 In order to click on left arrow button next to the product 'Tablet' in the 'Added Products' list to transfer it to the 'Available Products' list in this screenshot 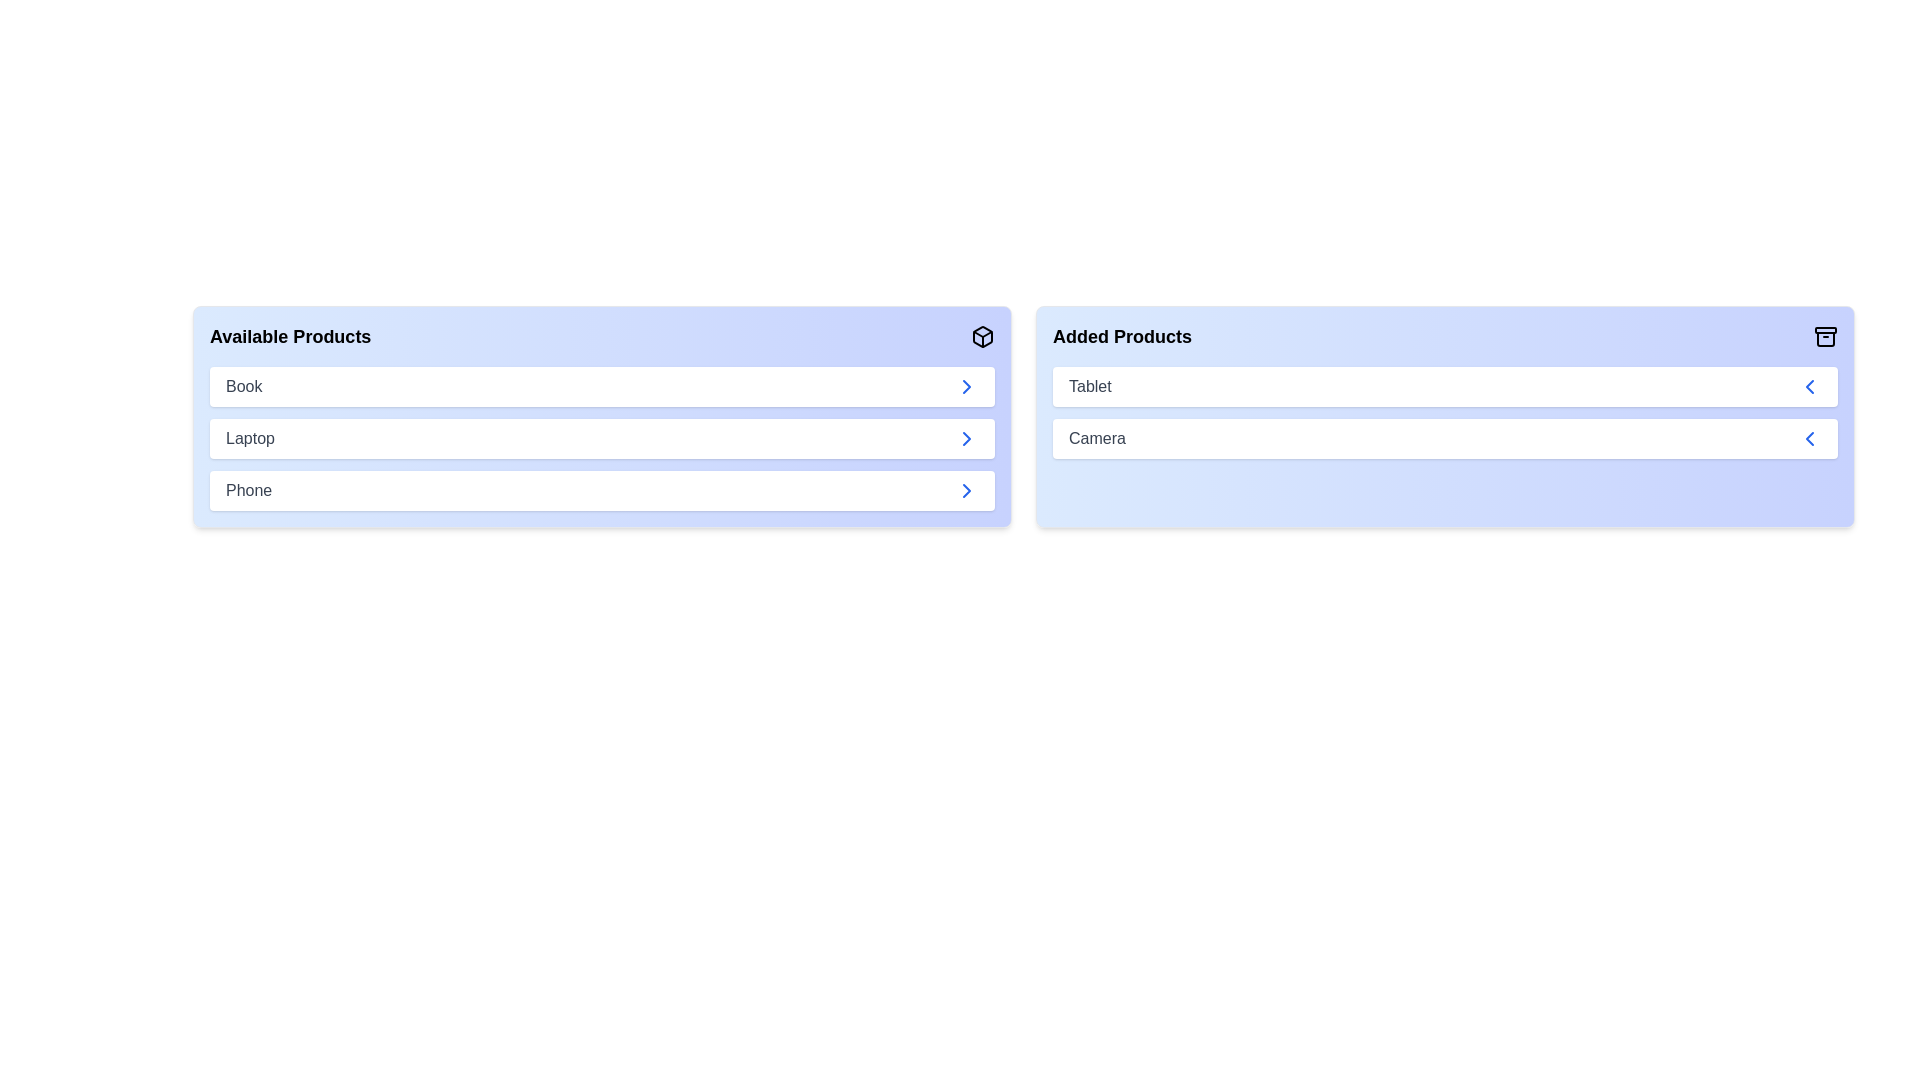, I will do `click(1809, 386)`.